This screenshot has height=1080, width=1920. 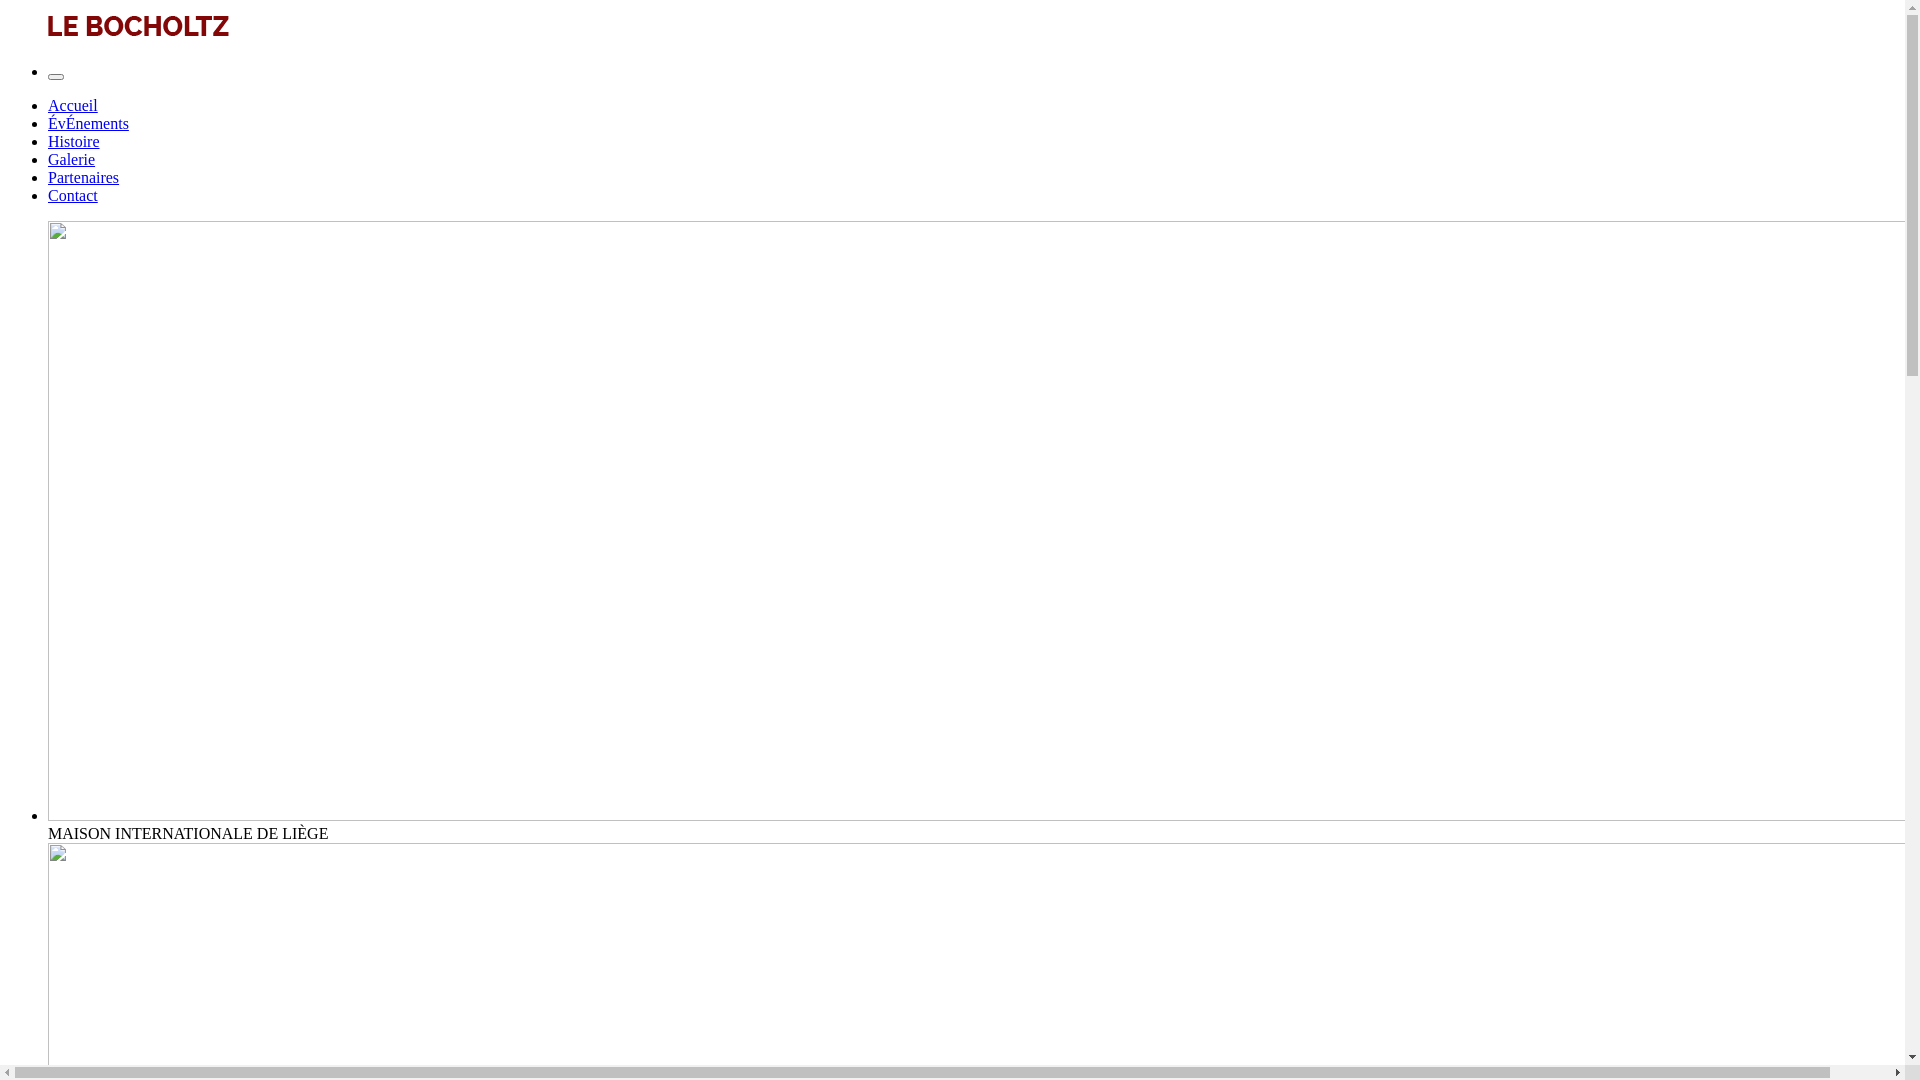 I want to click on 'Galerie', so click(x=71, y=158).